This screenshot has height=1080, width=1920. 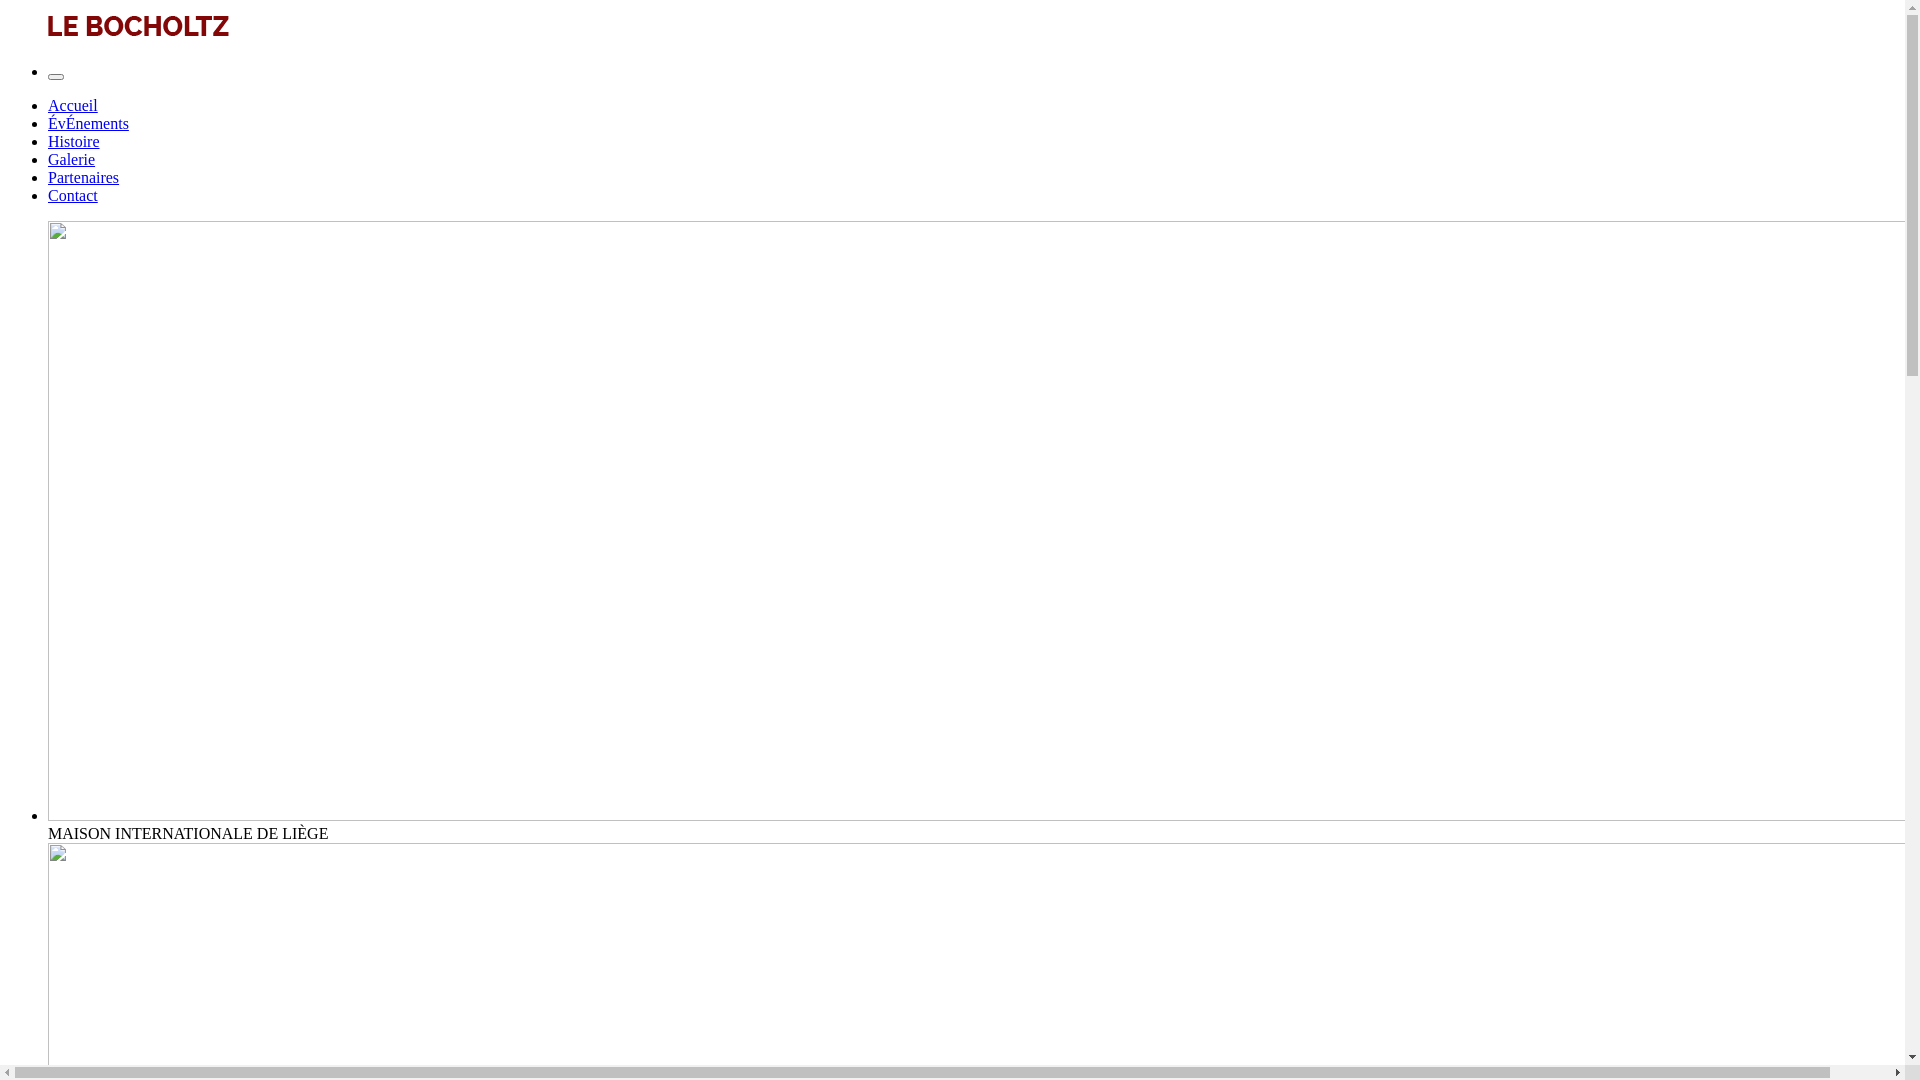 I want to click on 'Galerie', so click(x=71, y=158).